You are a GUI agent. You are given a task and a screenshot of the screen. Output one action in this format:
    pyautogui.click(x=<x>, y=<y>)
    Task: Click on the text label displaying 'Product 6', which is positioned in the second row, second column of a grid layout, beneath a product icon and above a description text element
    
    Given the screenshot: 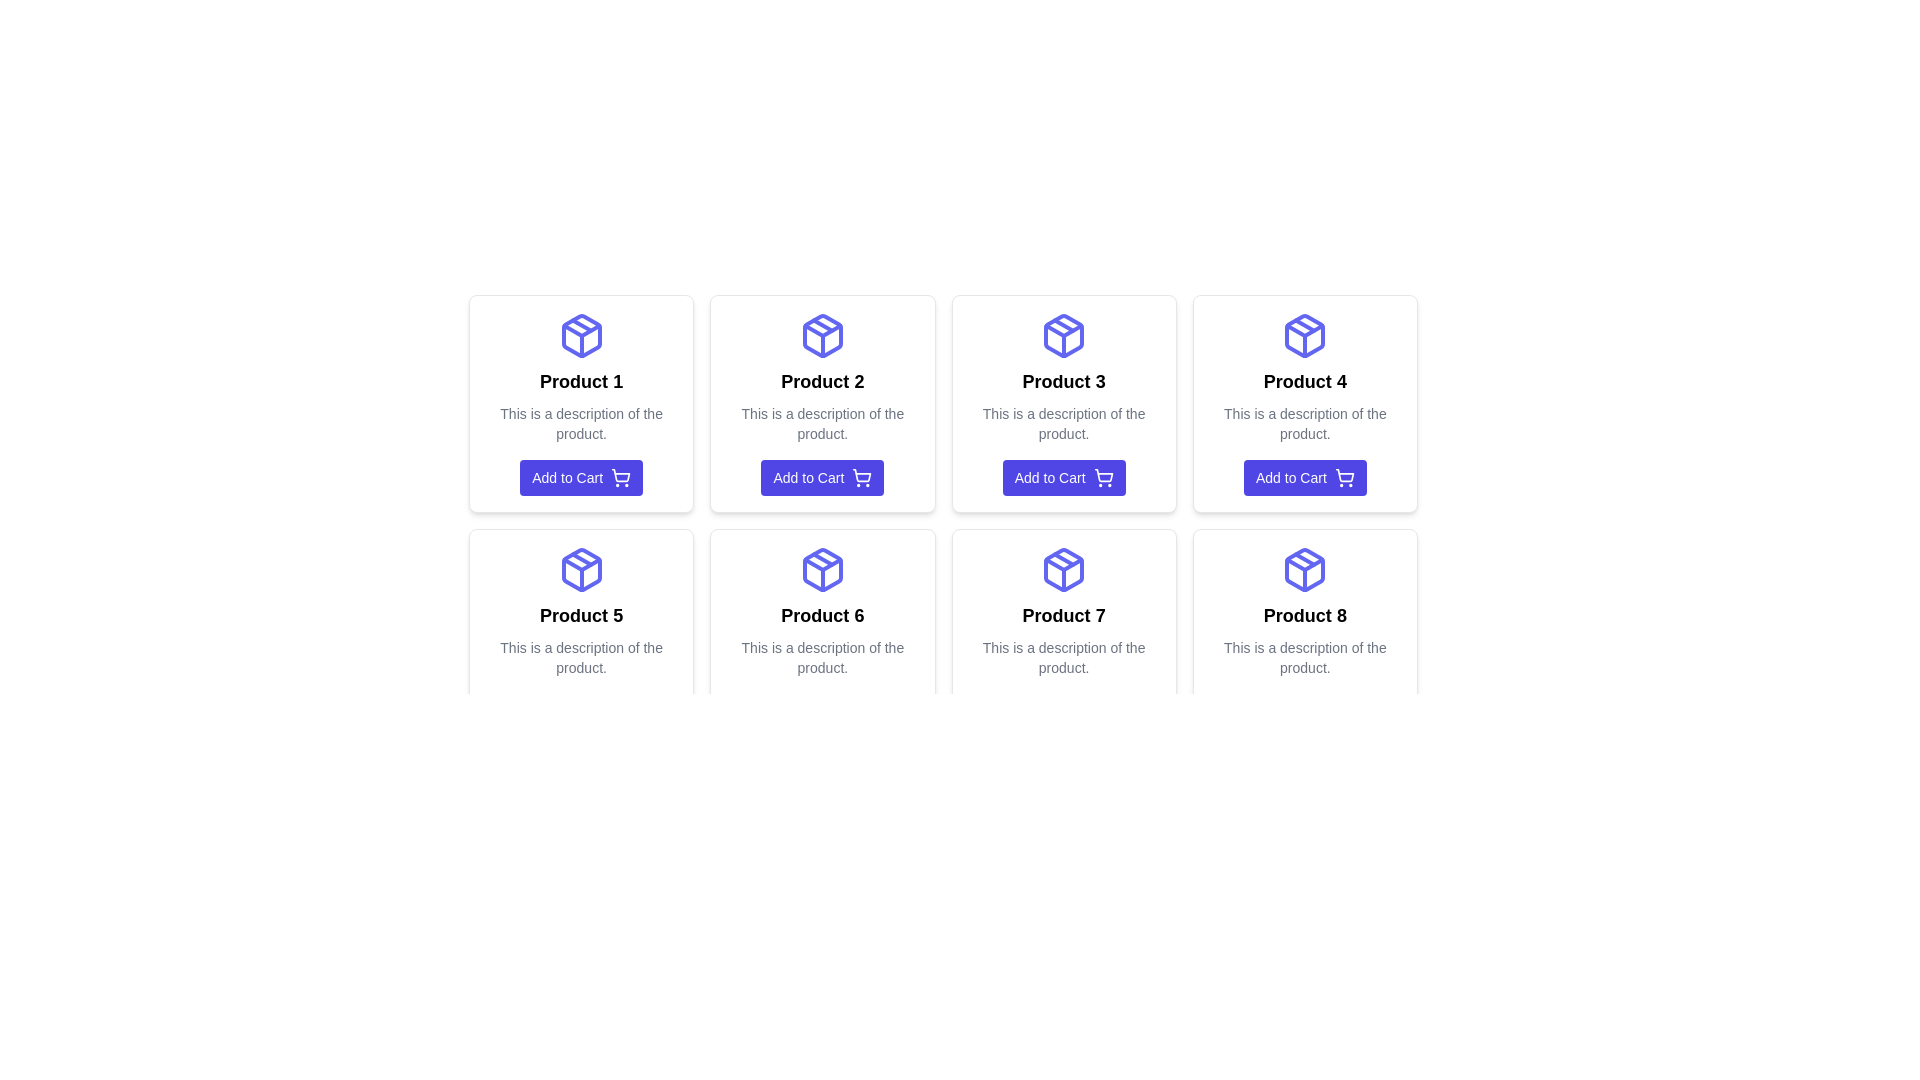 What is the action you would take?
    pyautogui.click(x=822, y=615)
    